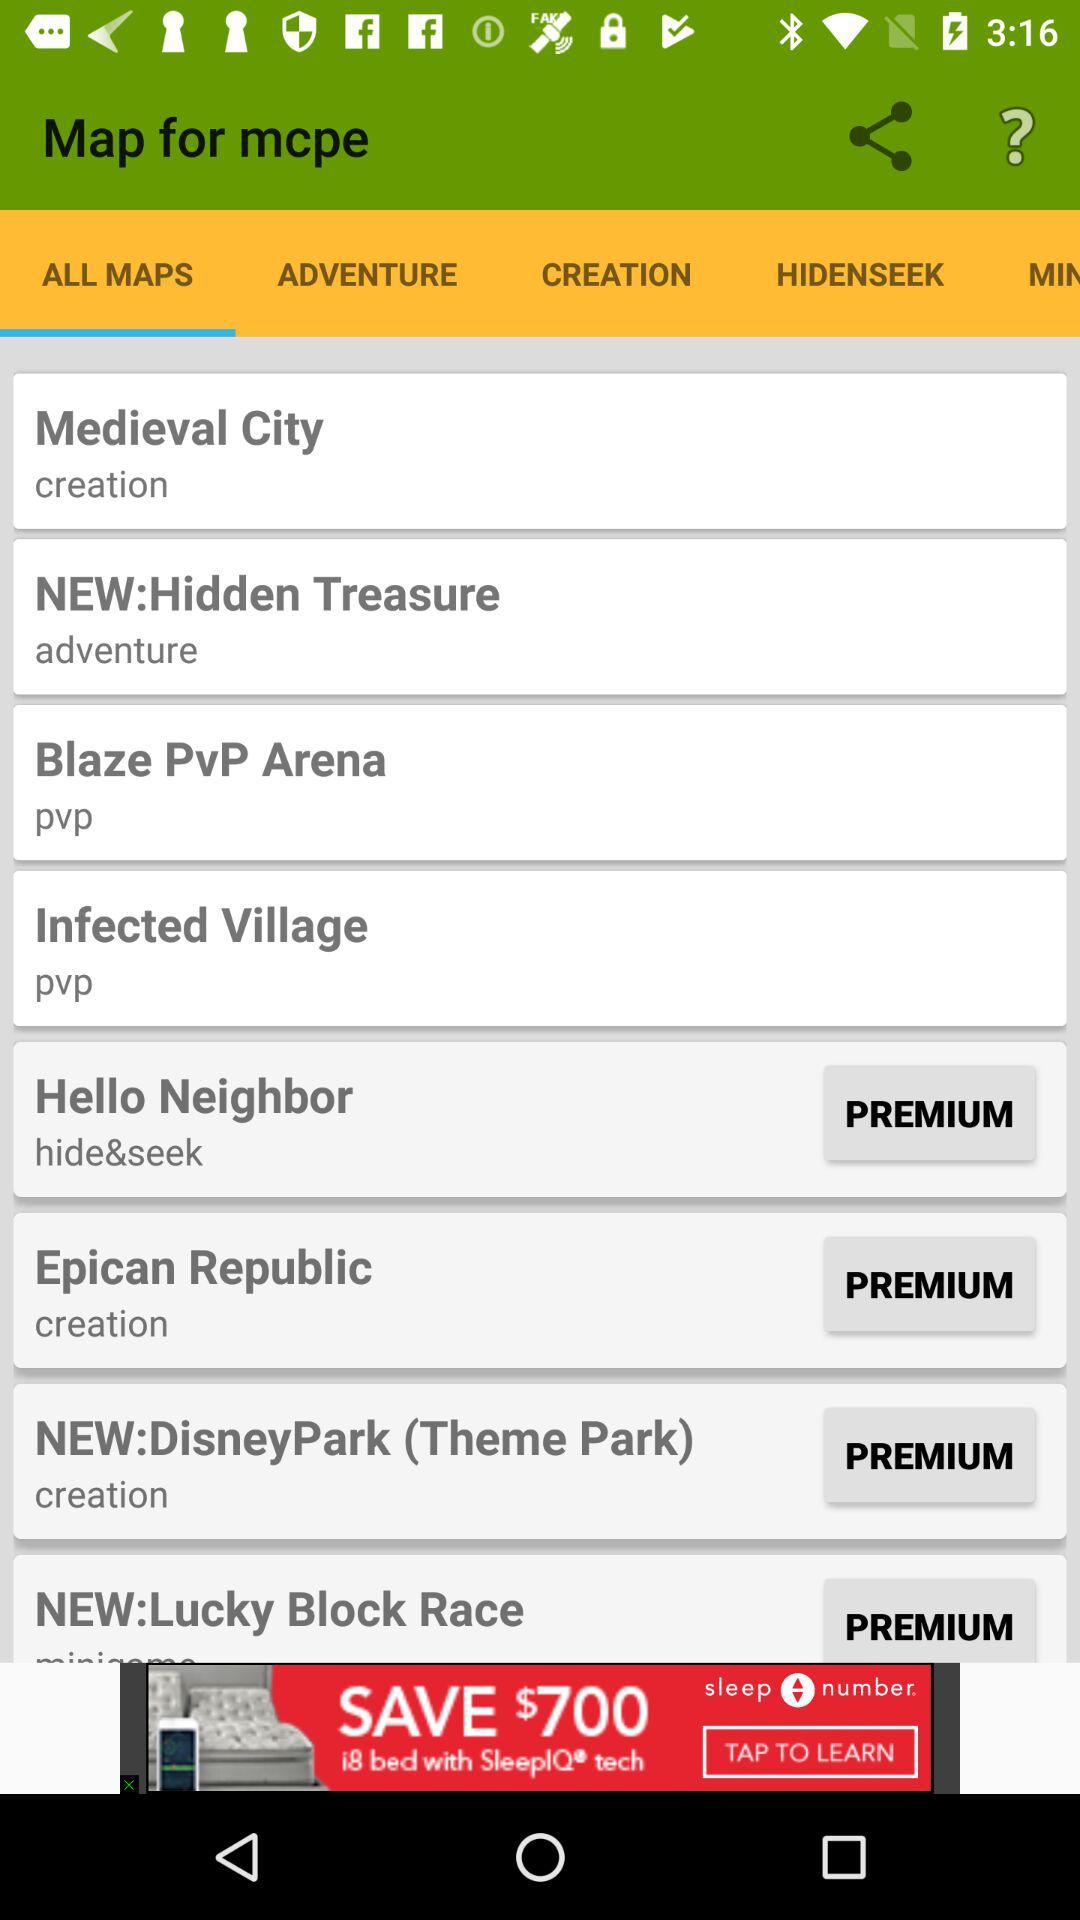 The width and height of the screenshot is (1080, 1920). I want to click on the icon above pvp, so click(540, 756).